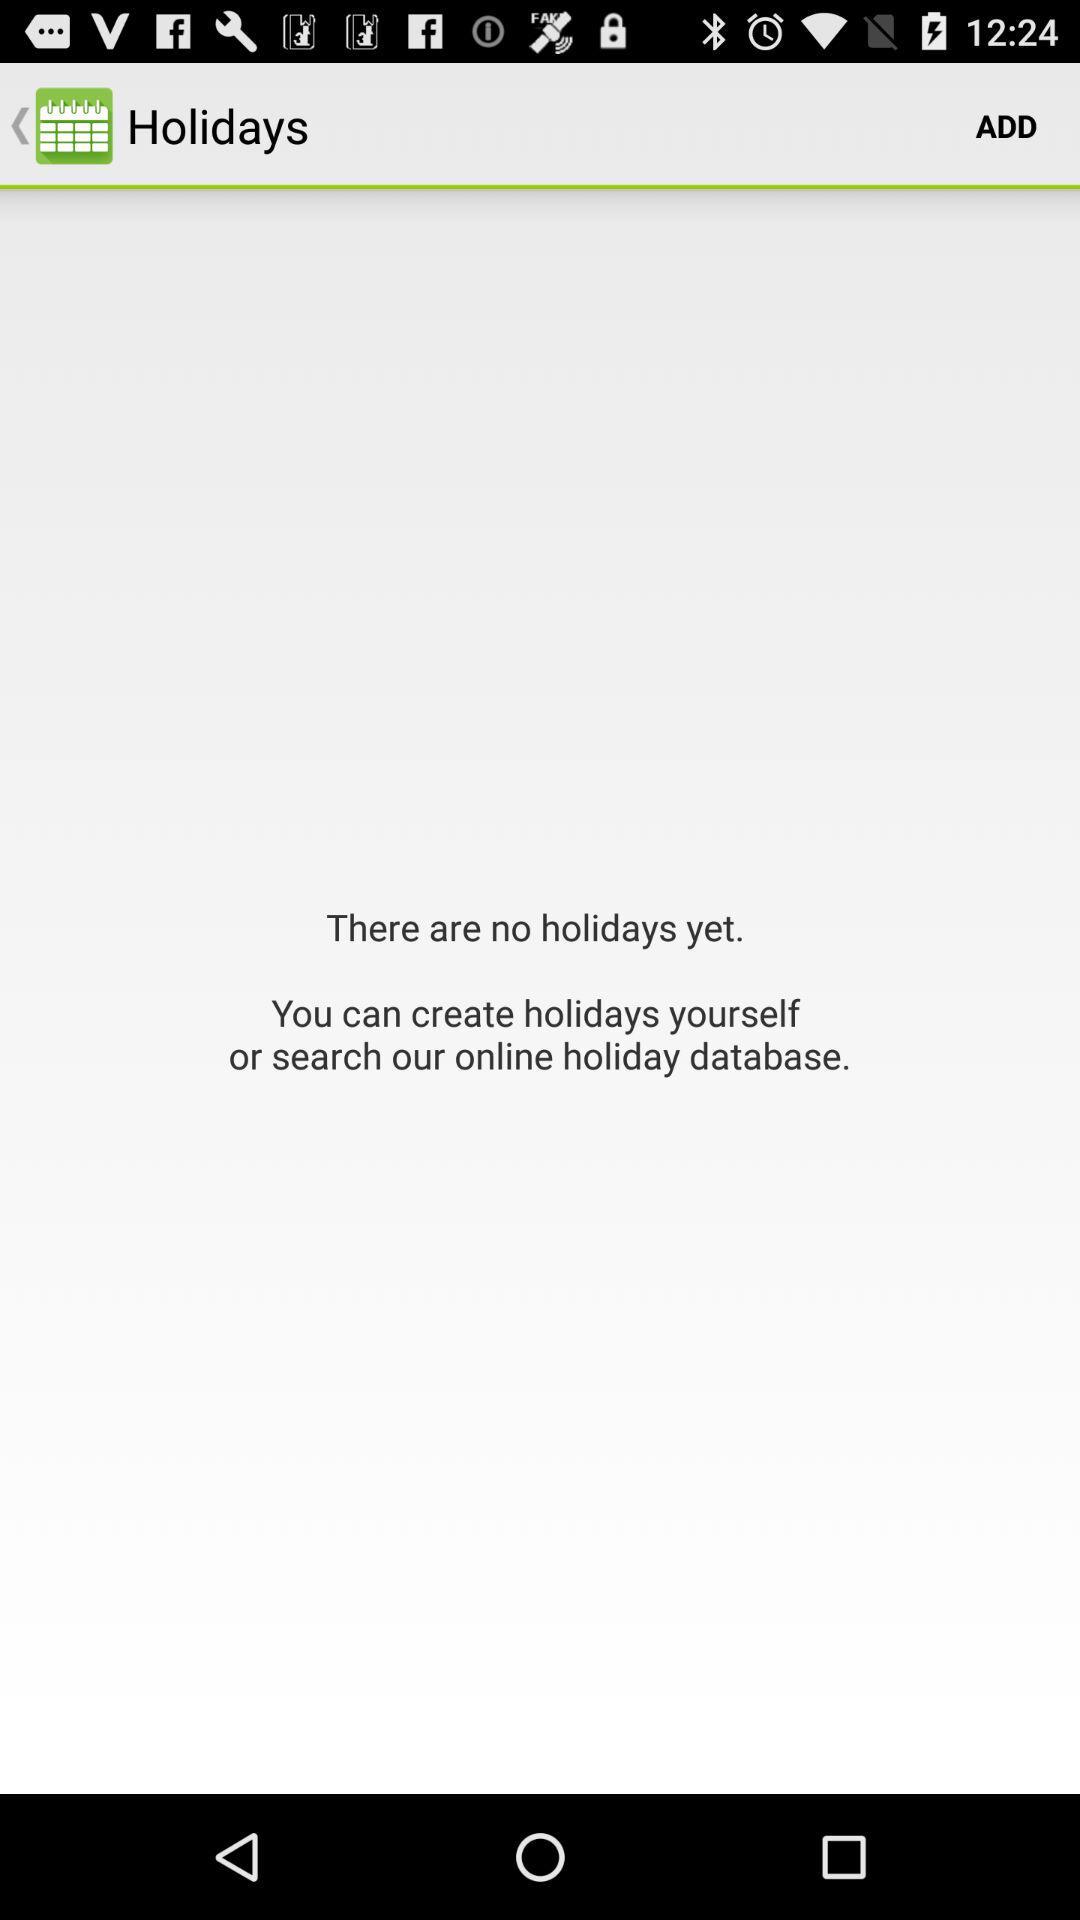  What do you see at coordinates (1006, 124) in the screenshot?
I see `item to the right of holidays icon` at bounding box center [1006, 124].